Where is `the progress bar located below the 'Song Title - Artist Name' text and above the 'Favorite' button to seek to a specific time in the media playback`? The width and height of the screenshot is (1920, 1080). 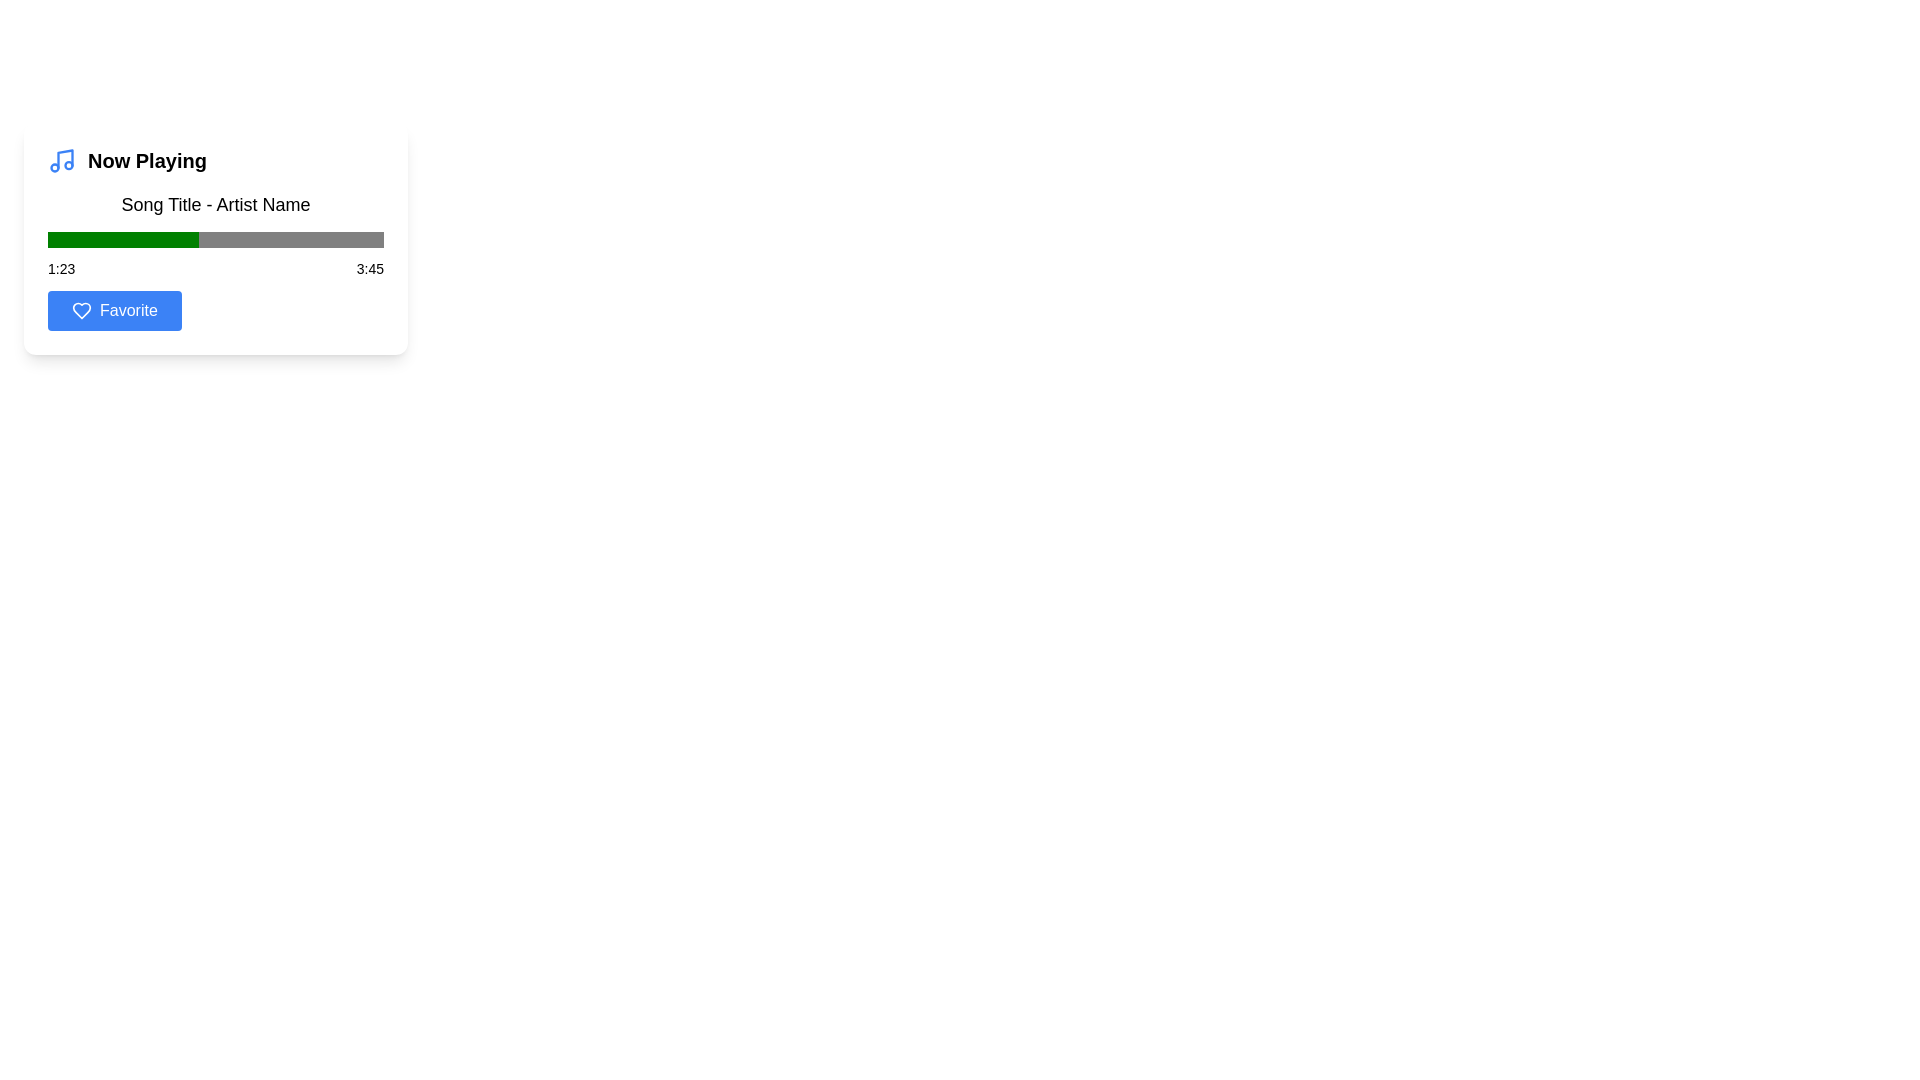 the progress bar located below the 'Song Title - Artist Name' text and above the 'Favorite' button to seek to a specific time in the media playback is located at coordinates (216, 253).